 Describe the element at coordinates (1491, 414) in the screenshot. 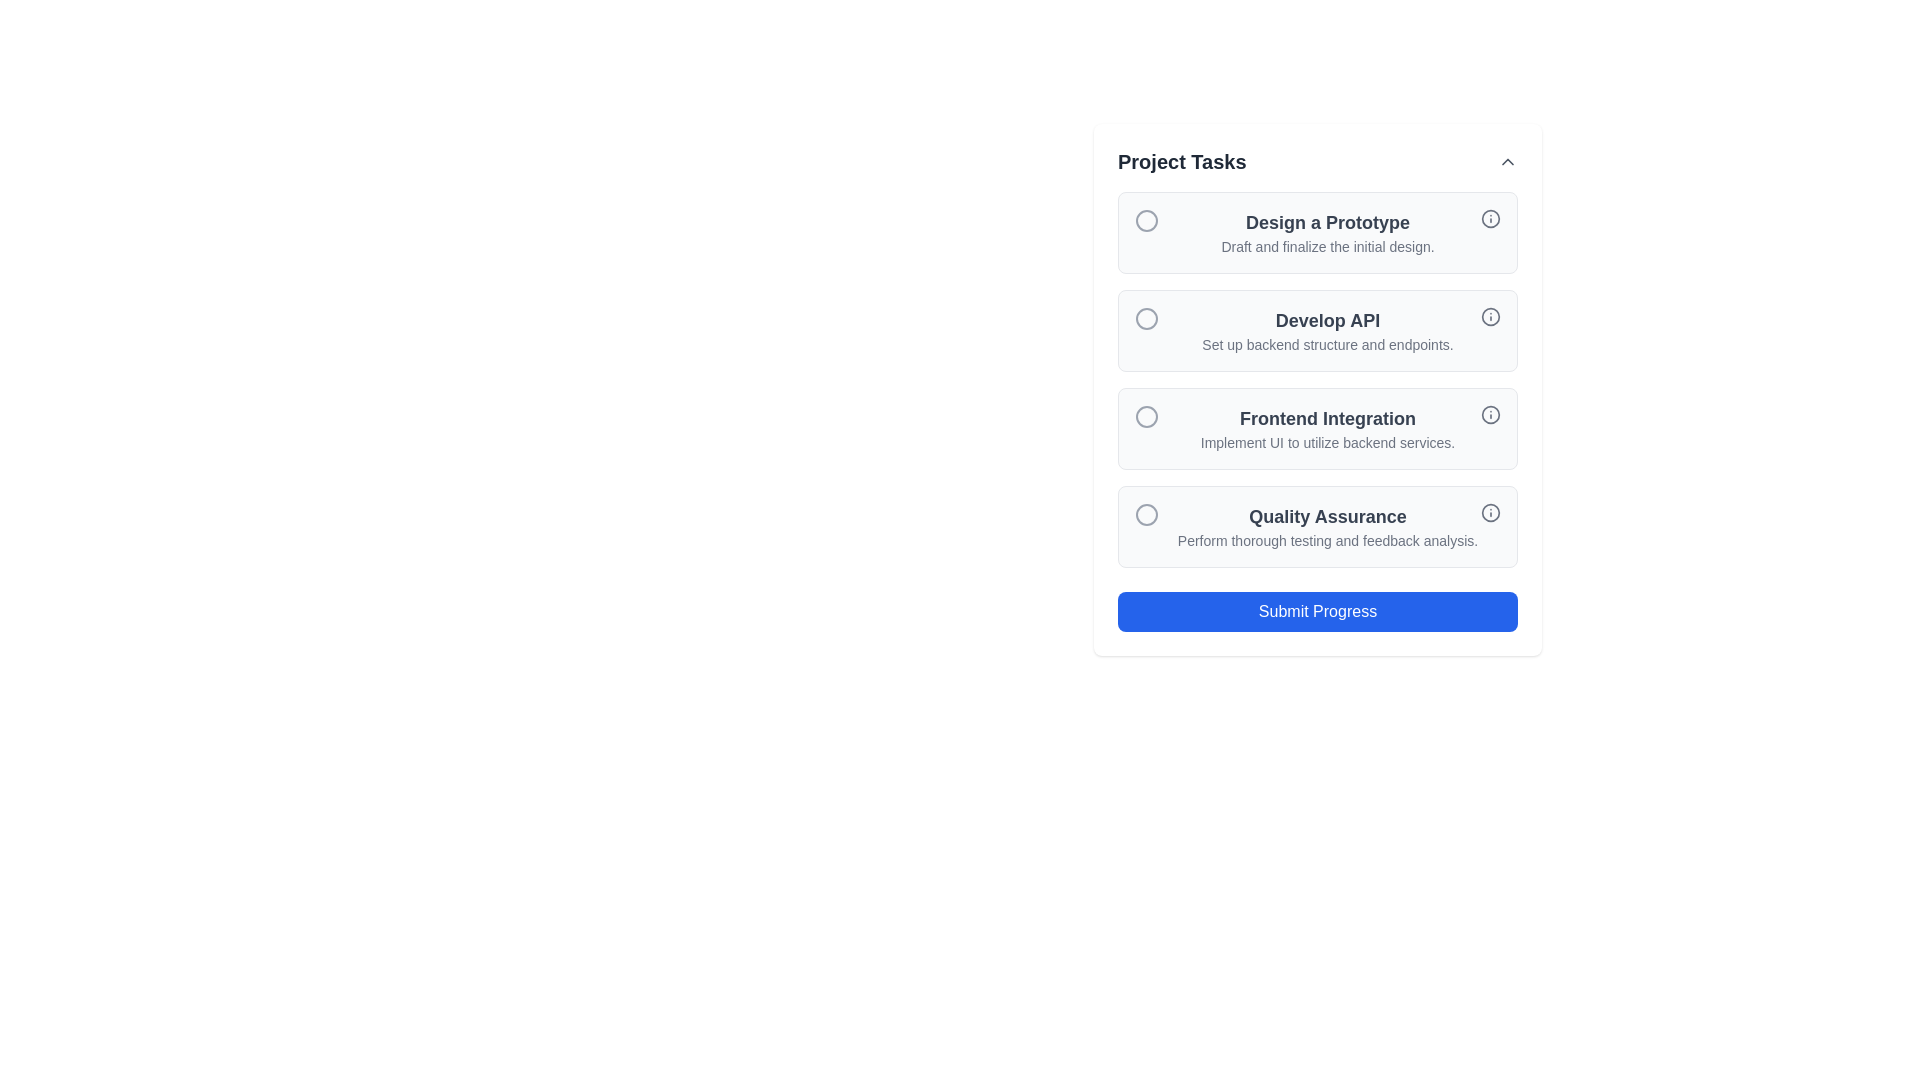

I see `the circular outline of the icon associated with the 'Frontend Integration' task in the task list` at that location.